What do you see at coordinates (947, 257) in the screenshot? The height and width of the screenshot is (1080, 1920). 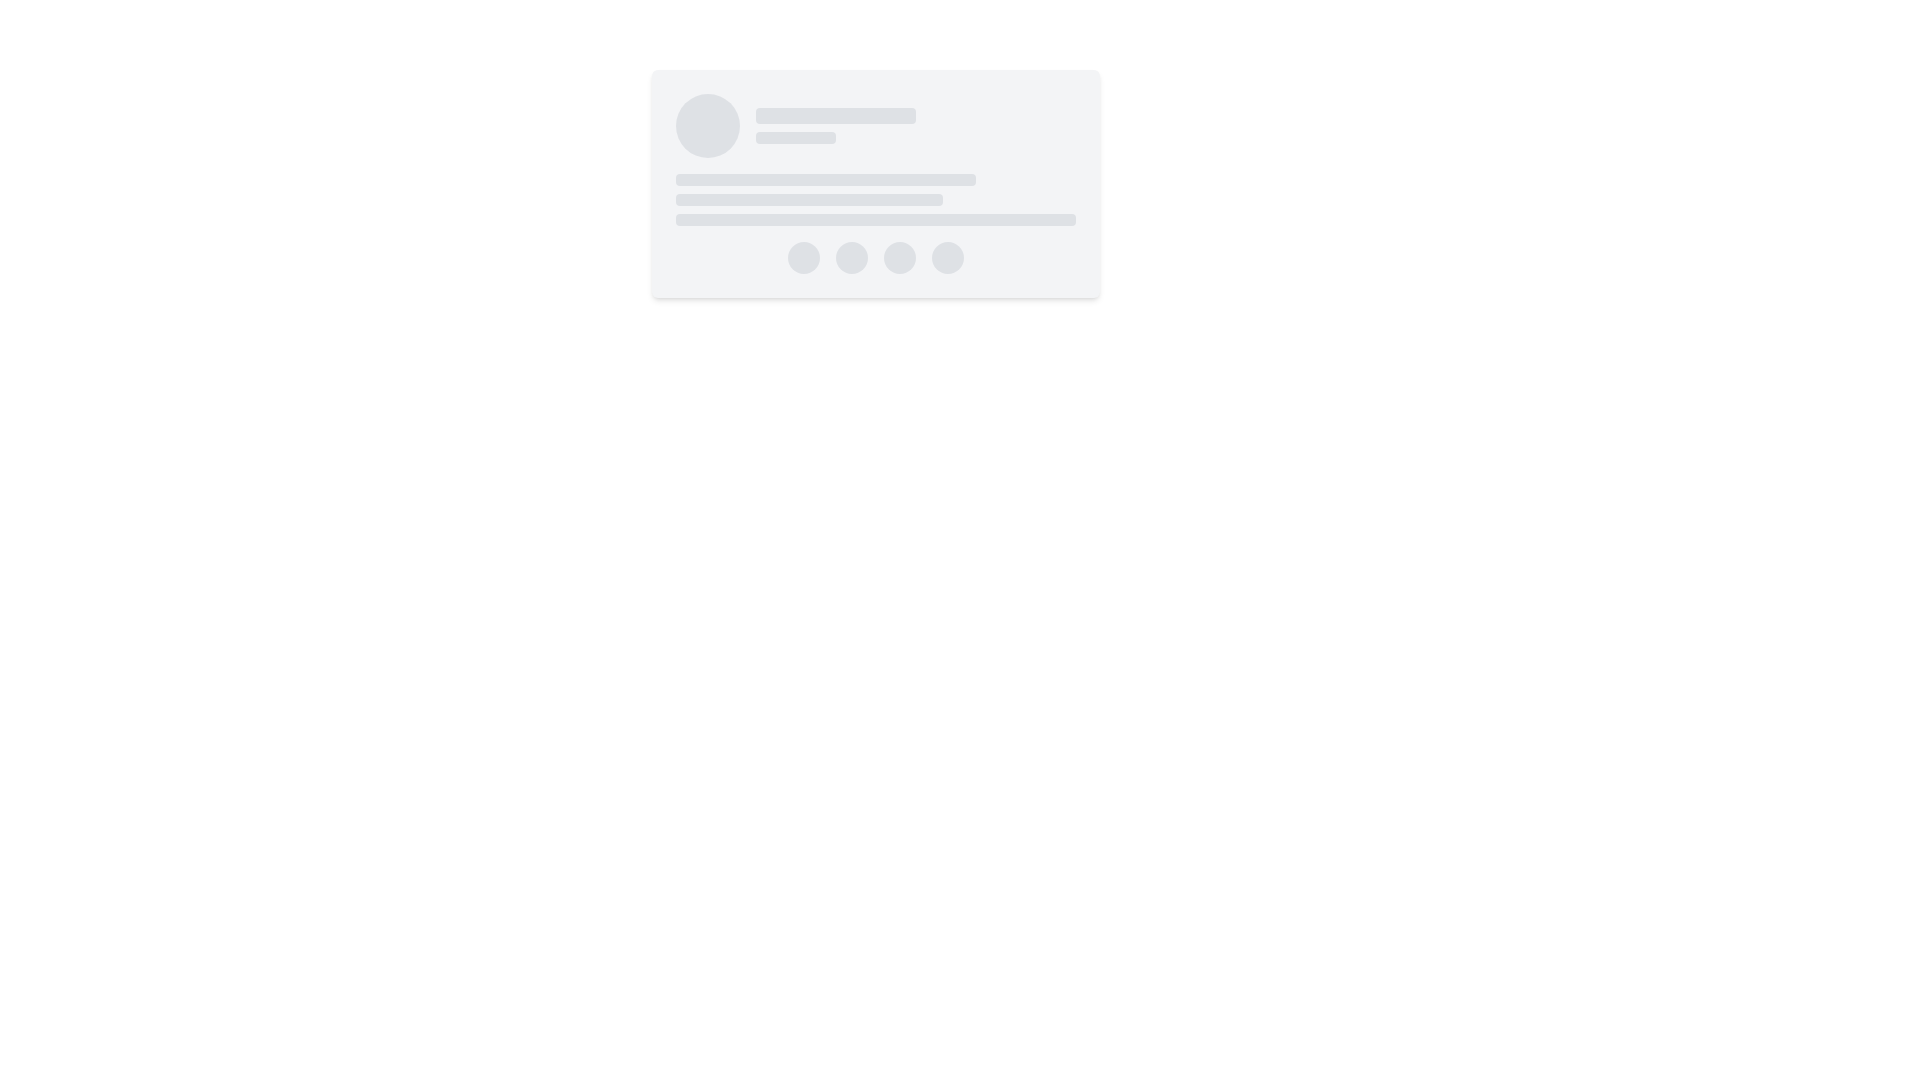 I see `the Loading Placeholder Indicator, which is a small circular shape with a light gray color, indicating a loading state and located as the fourth item in a sequence of circular elements` at bounding box center [947, 257].